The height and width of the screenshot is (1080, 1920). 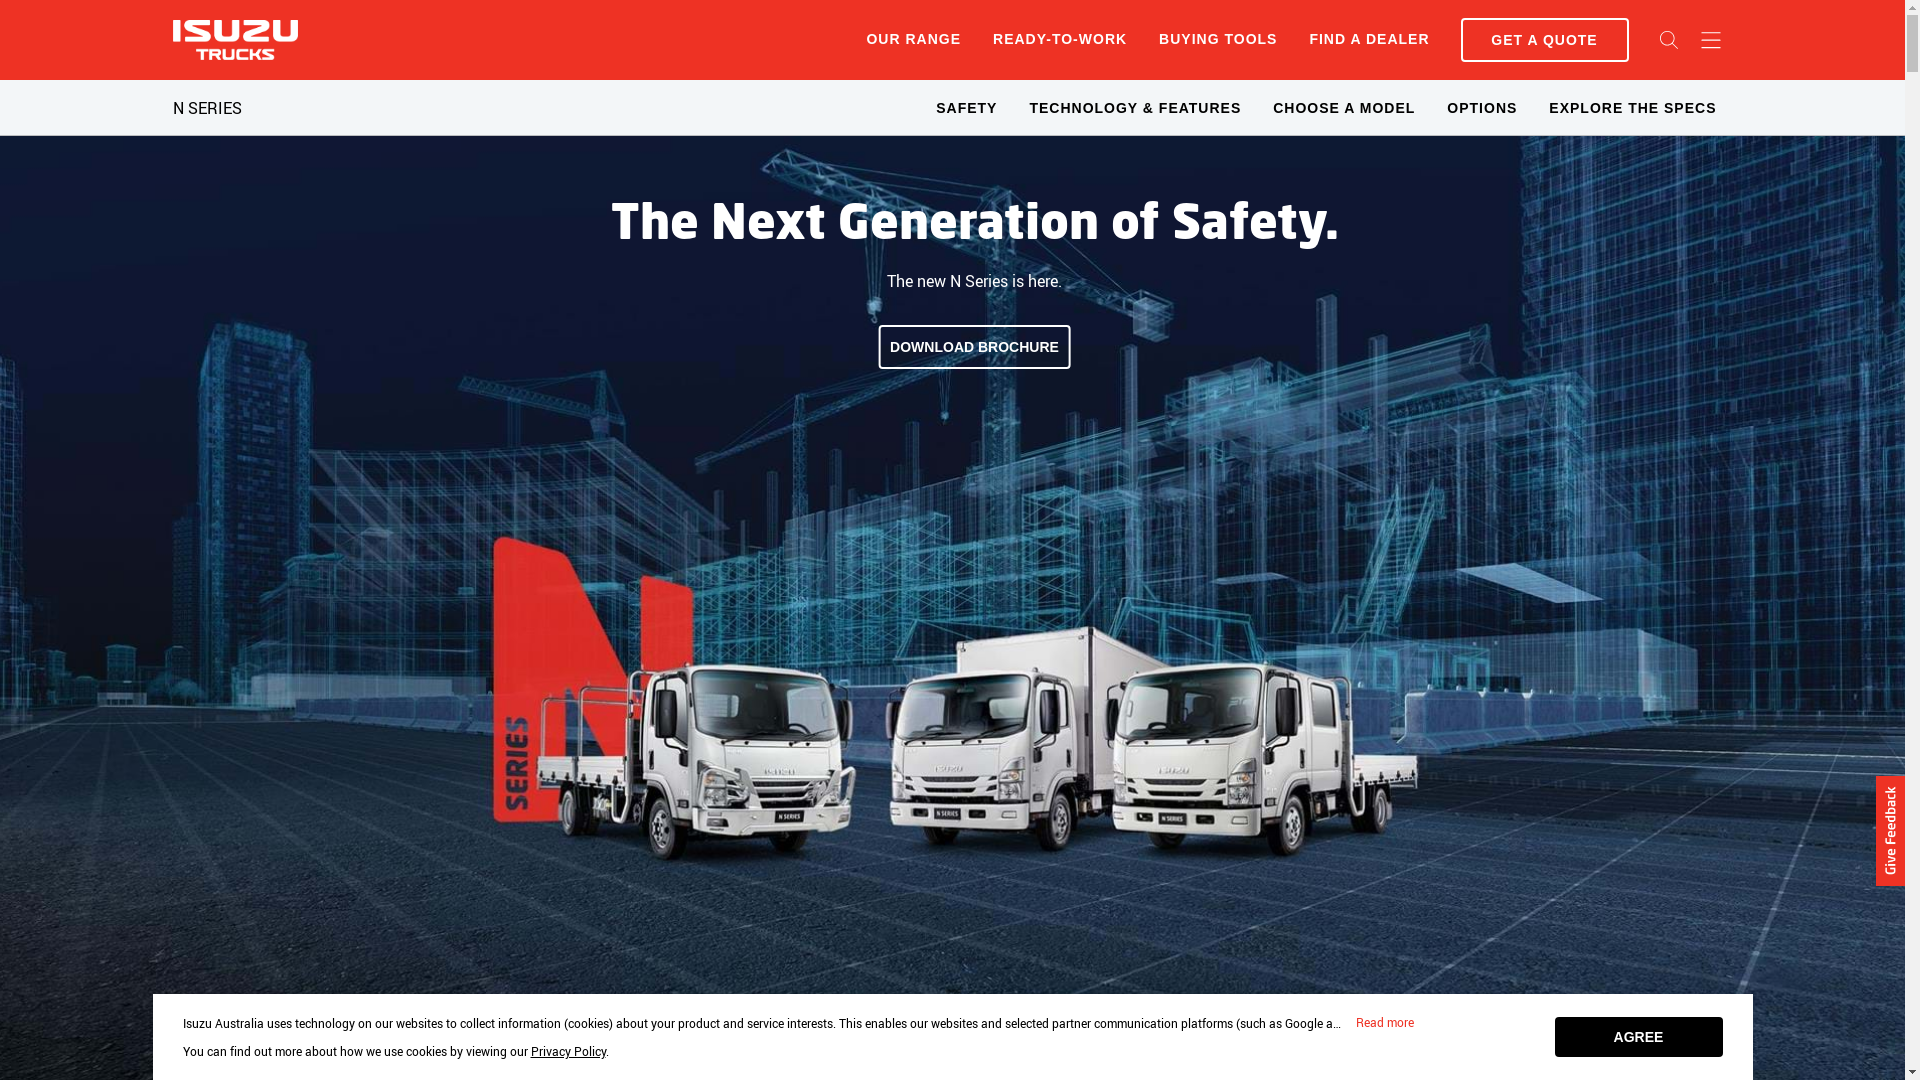 What do you see at coordinates (1134, 108) in the screenshot?
I see `'TECHNOLOGY & FEATURES'` at bounding box center [1134, 108].